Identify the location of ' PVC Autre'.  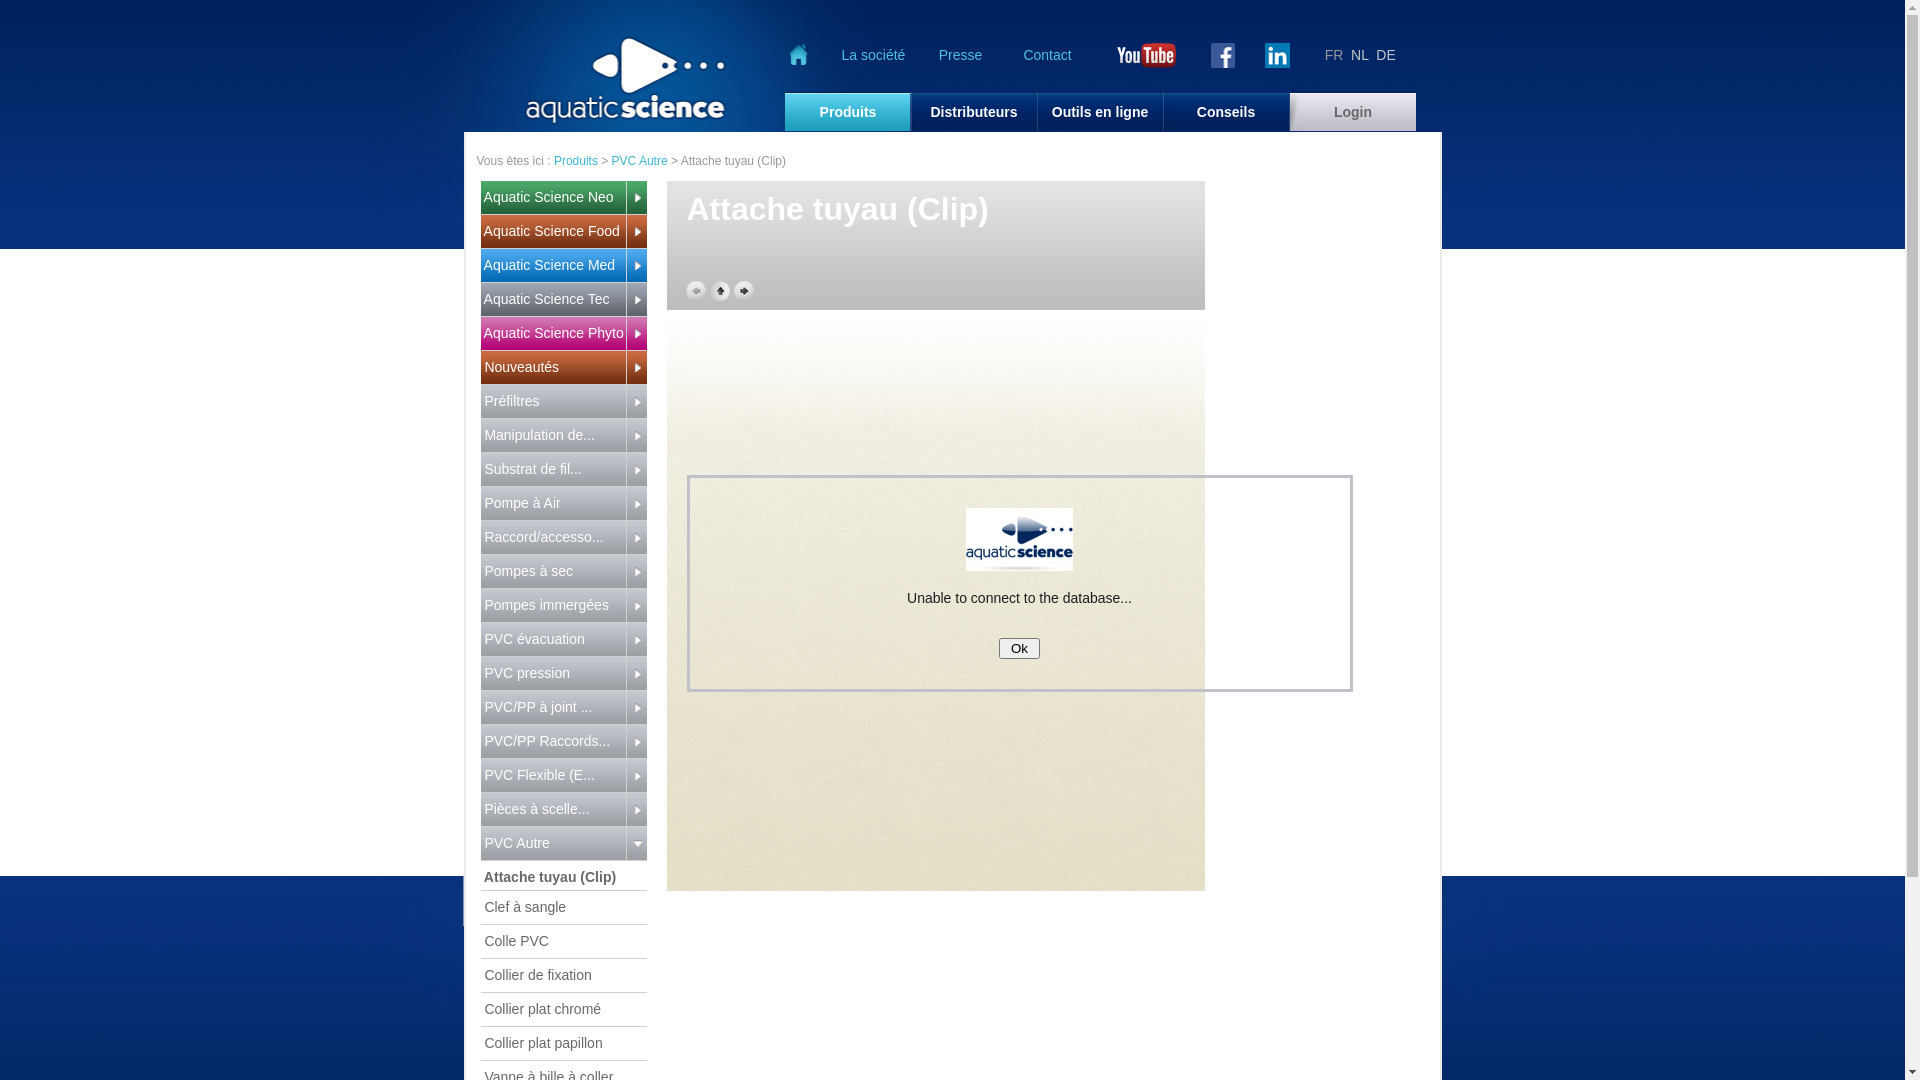
(480, 844).